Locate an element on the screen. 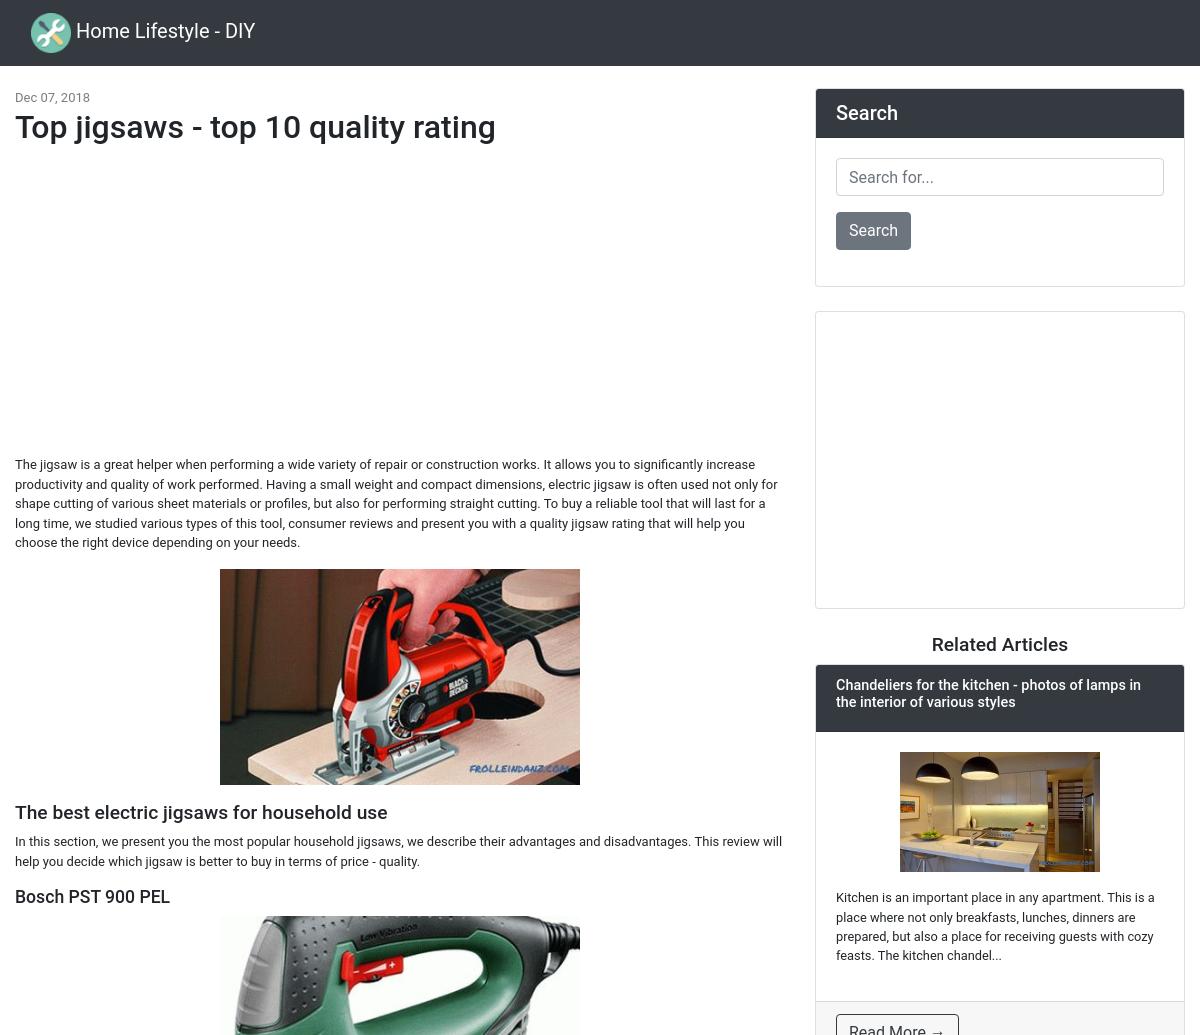  'Kitchen is an important place in any apartment. This is a place where not only breakfasts, lunches, dinners are prepared, but also a place for receiving guests with cozy feasts. The kitchen chandel...' is located at coordinates (995, 925).